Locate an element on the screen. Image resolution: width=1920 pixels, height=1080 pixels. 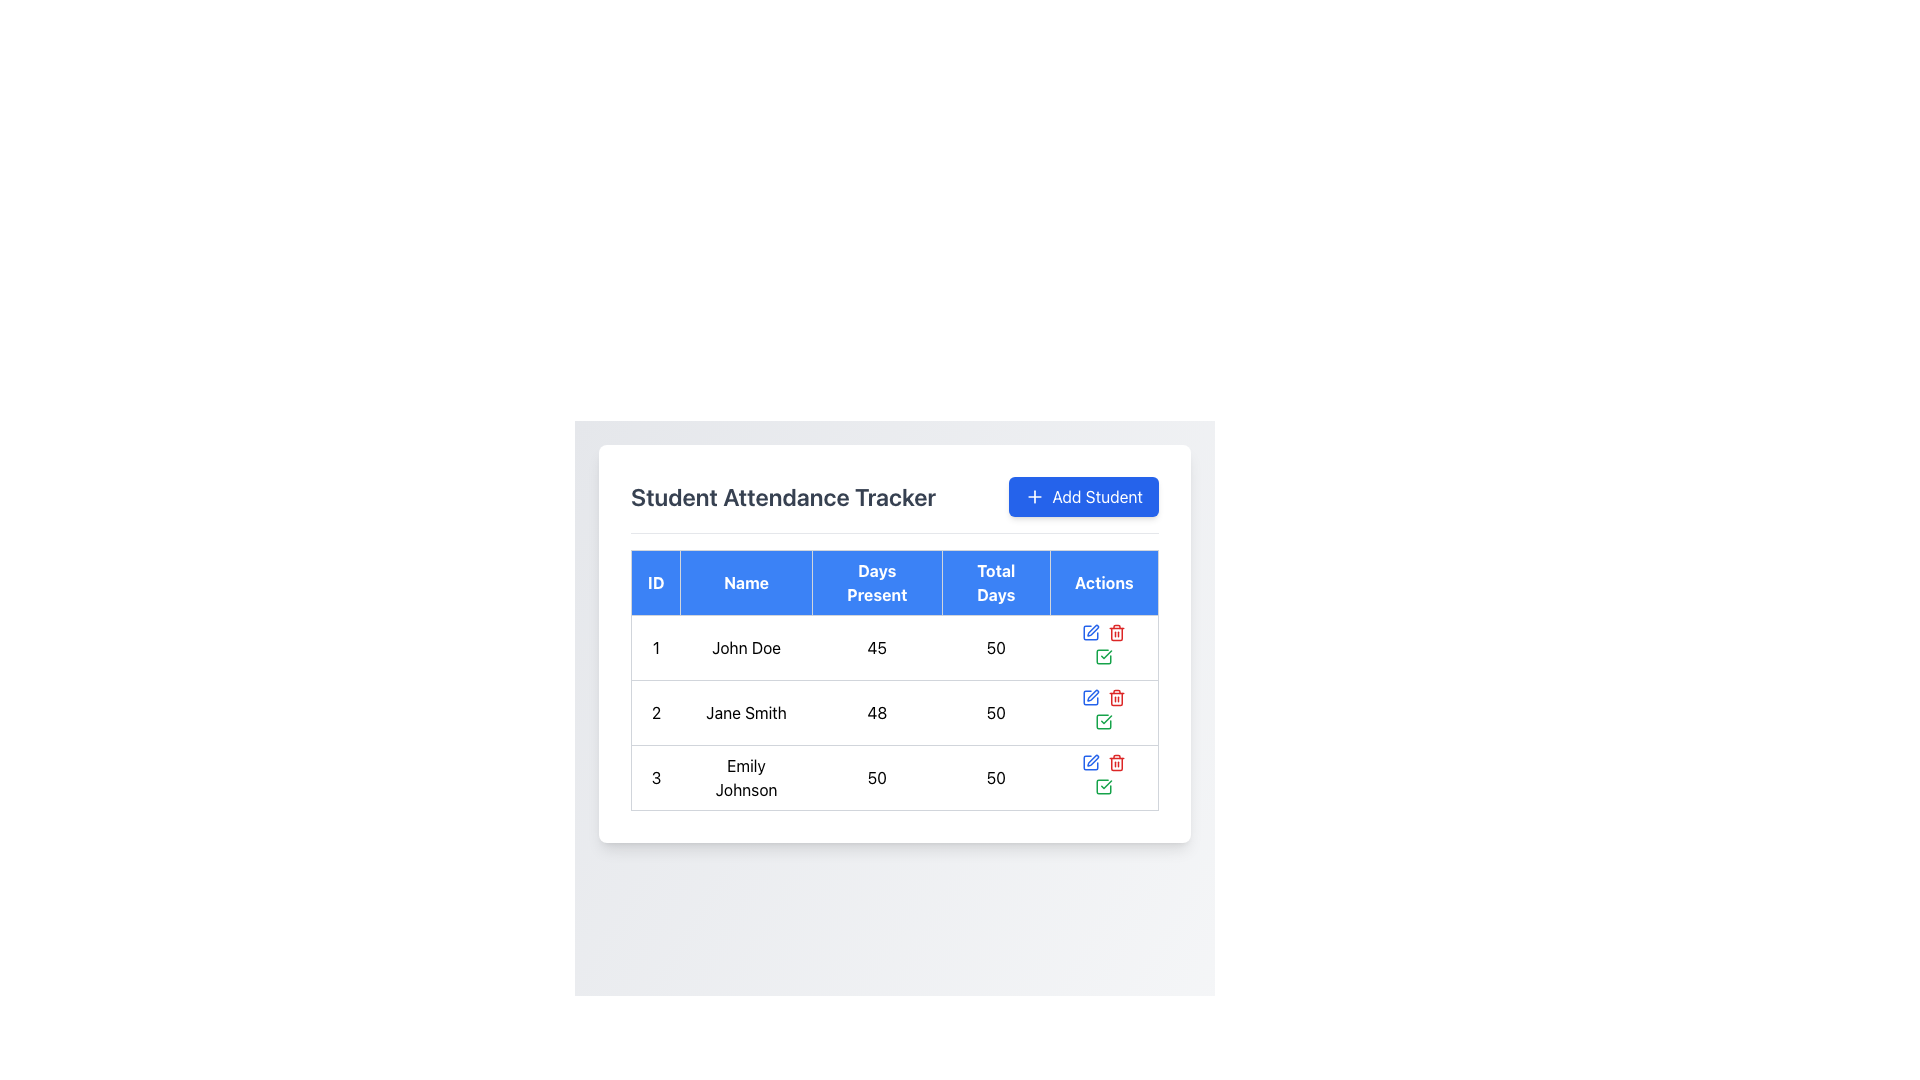
the static text element displaying the total number of days for the first student record, 'John Doe', in the 'Student Attendance Tracker' table, located in the fourth column of the first row is located at coordinates (996, 648).